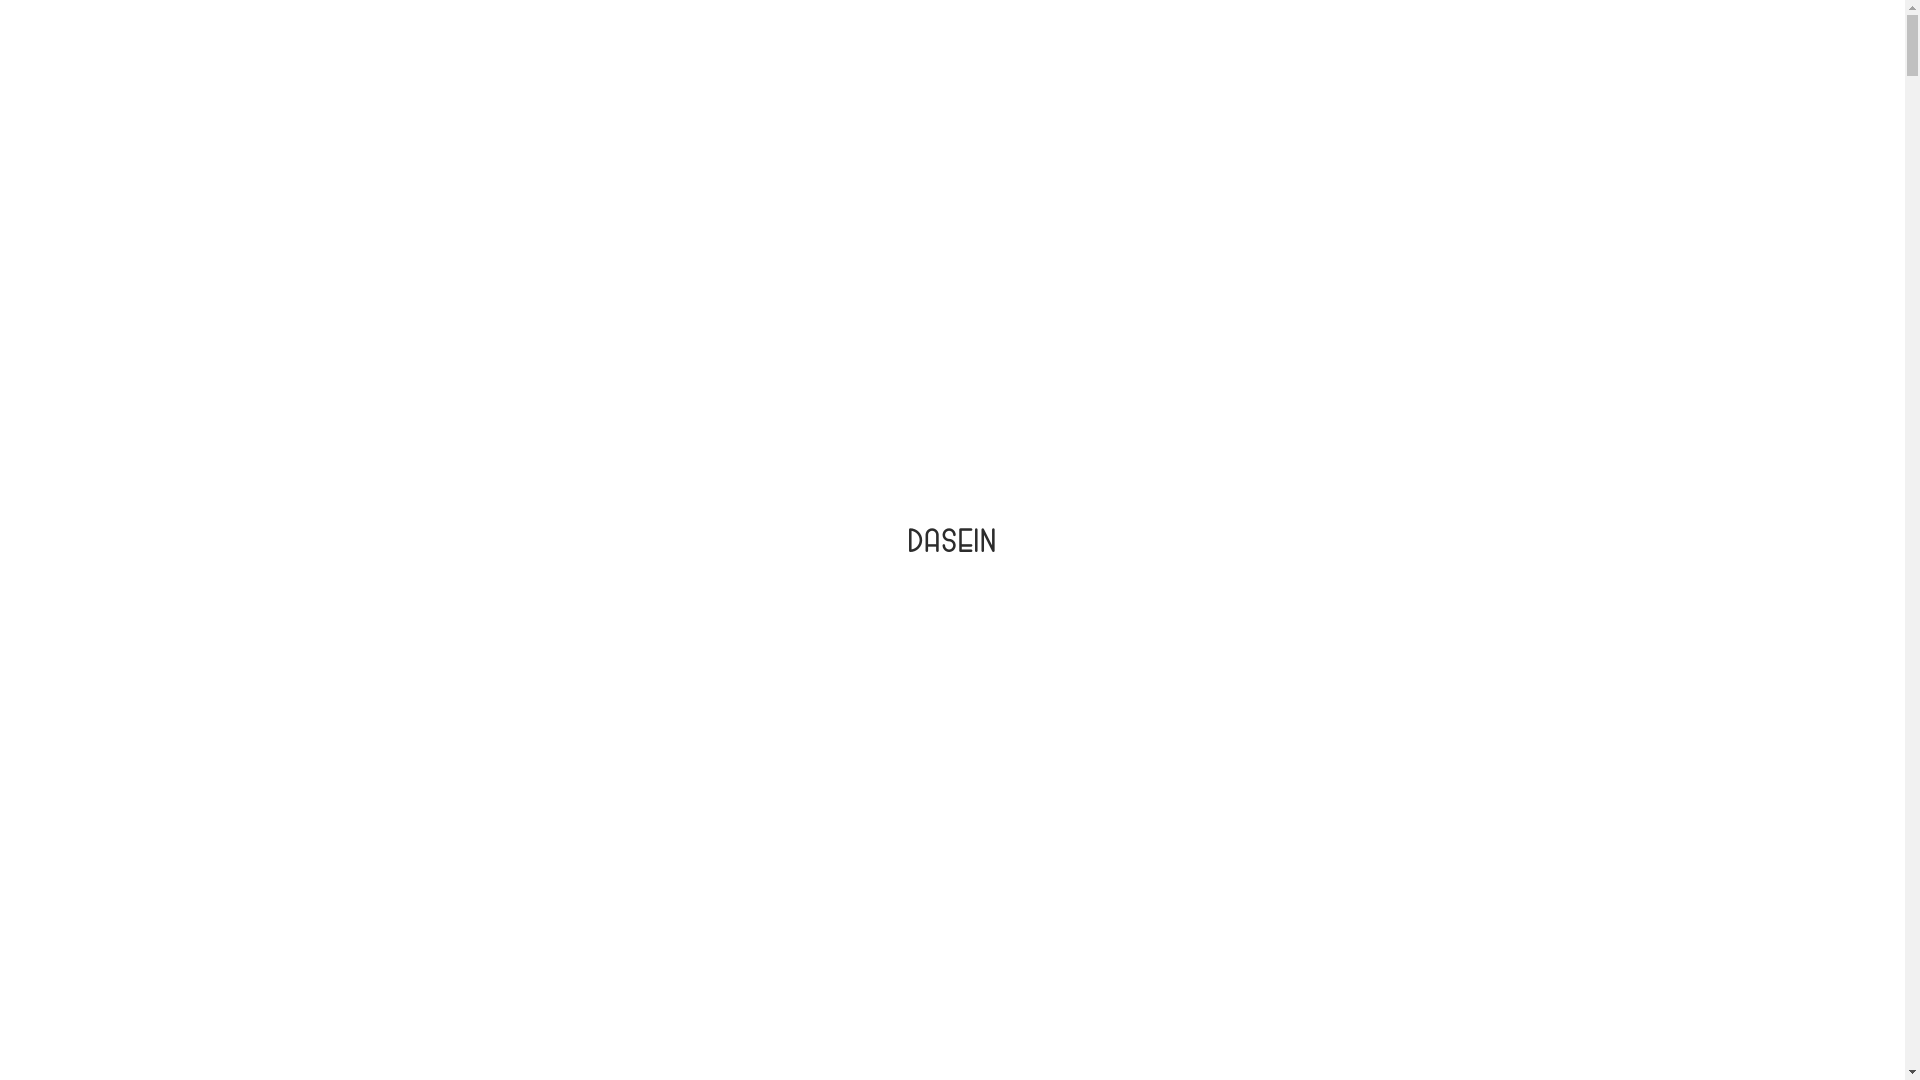 The width and height of the screenshot is (1920, 1080). What do you see at coordinates (1374, 72) in the screenshot?
I see `'BLOG'` at bounding box center [1374, 72].